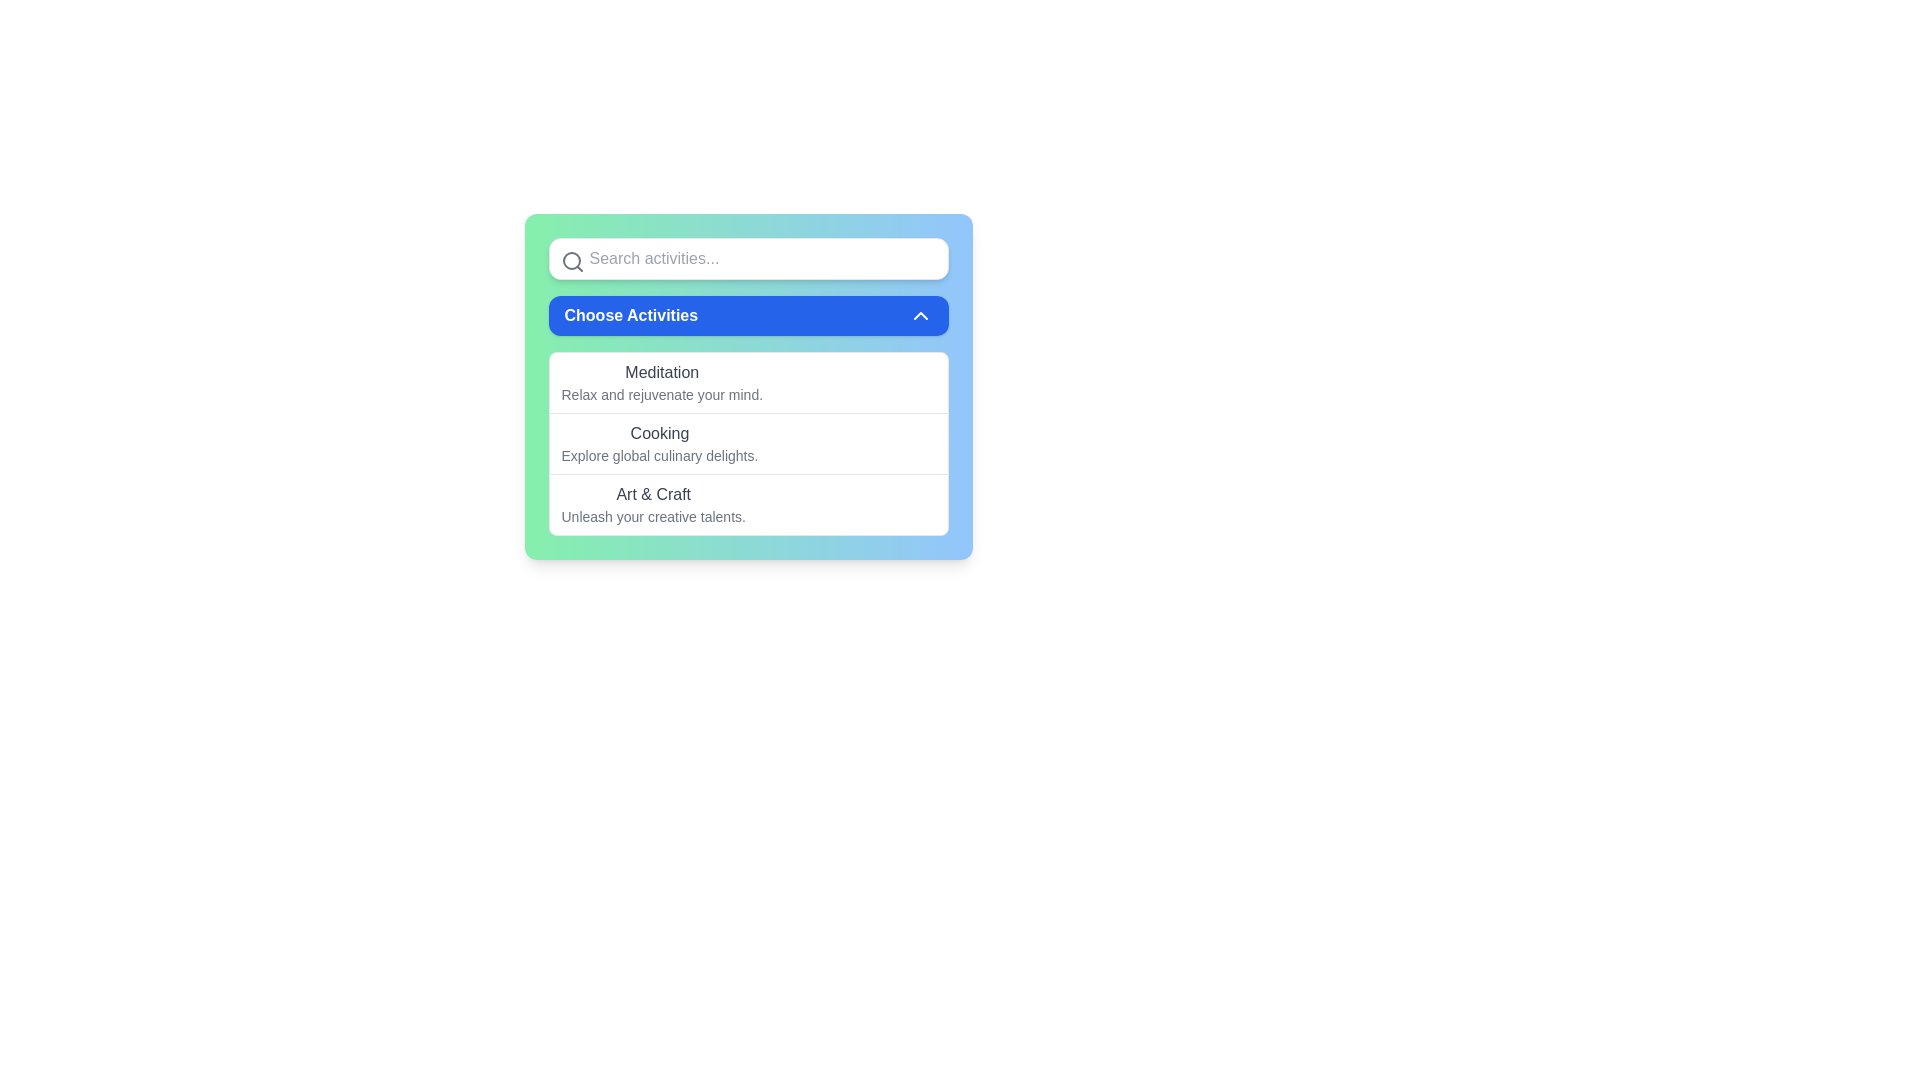 This screenshot has width=1920, height=1080. What do you see at coordinates (659, 433) in the screenshot?
I see `text displayed in the 'Cooking' text element, which is styled in medium-weight gray font and aligned to the left, positioned above the descriptive text` at bounding box center [659, 433].